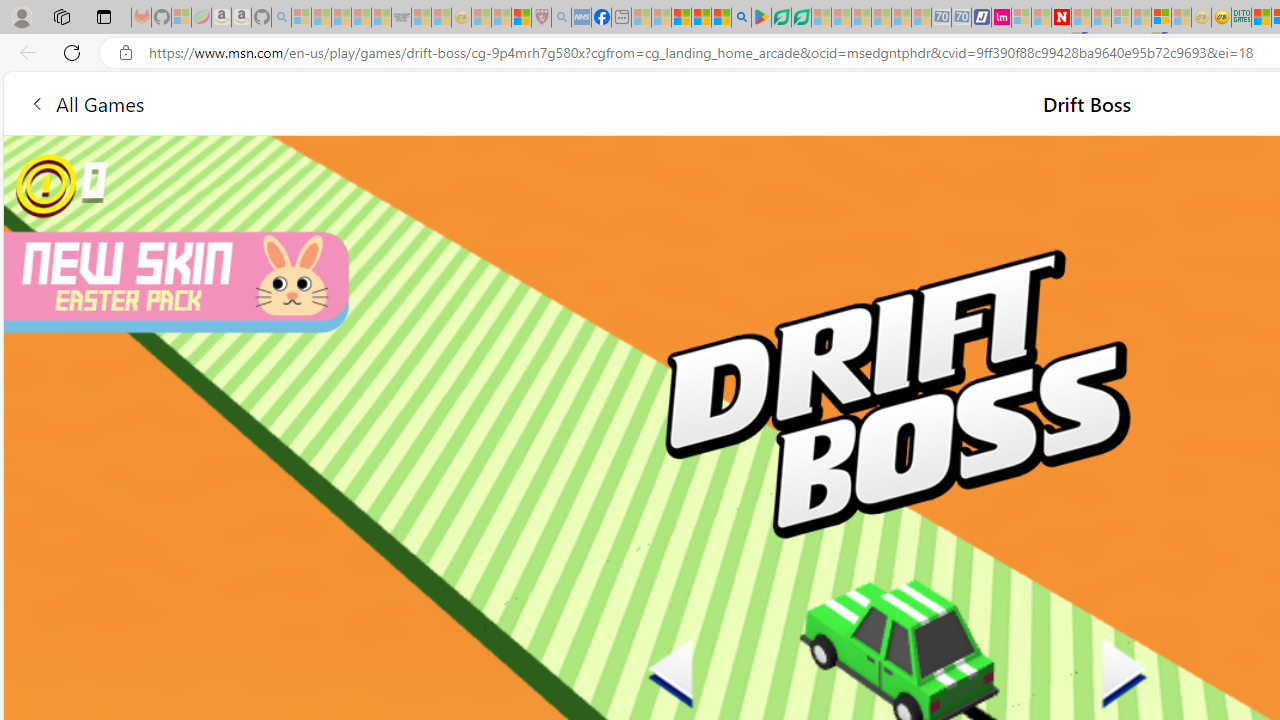 This screenshot has height=720, width=1280. Describe the element at coordinates (61, 16) in the screenshot. I see `'Workspaces'` at that location.